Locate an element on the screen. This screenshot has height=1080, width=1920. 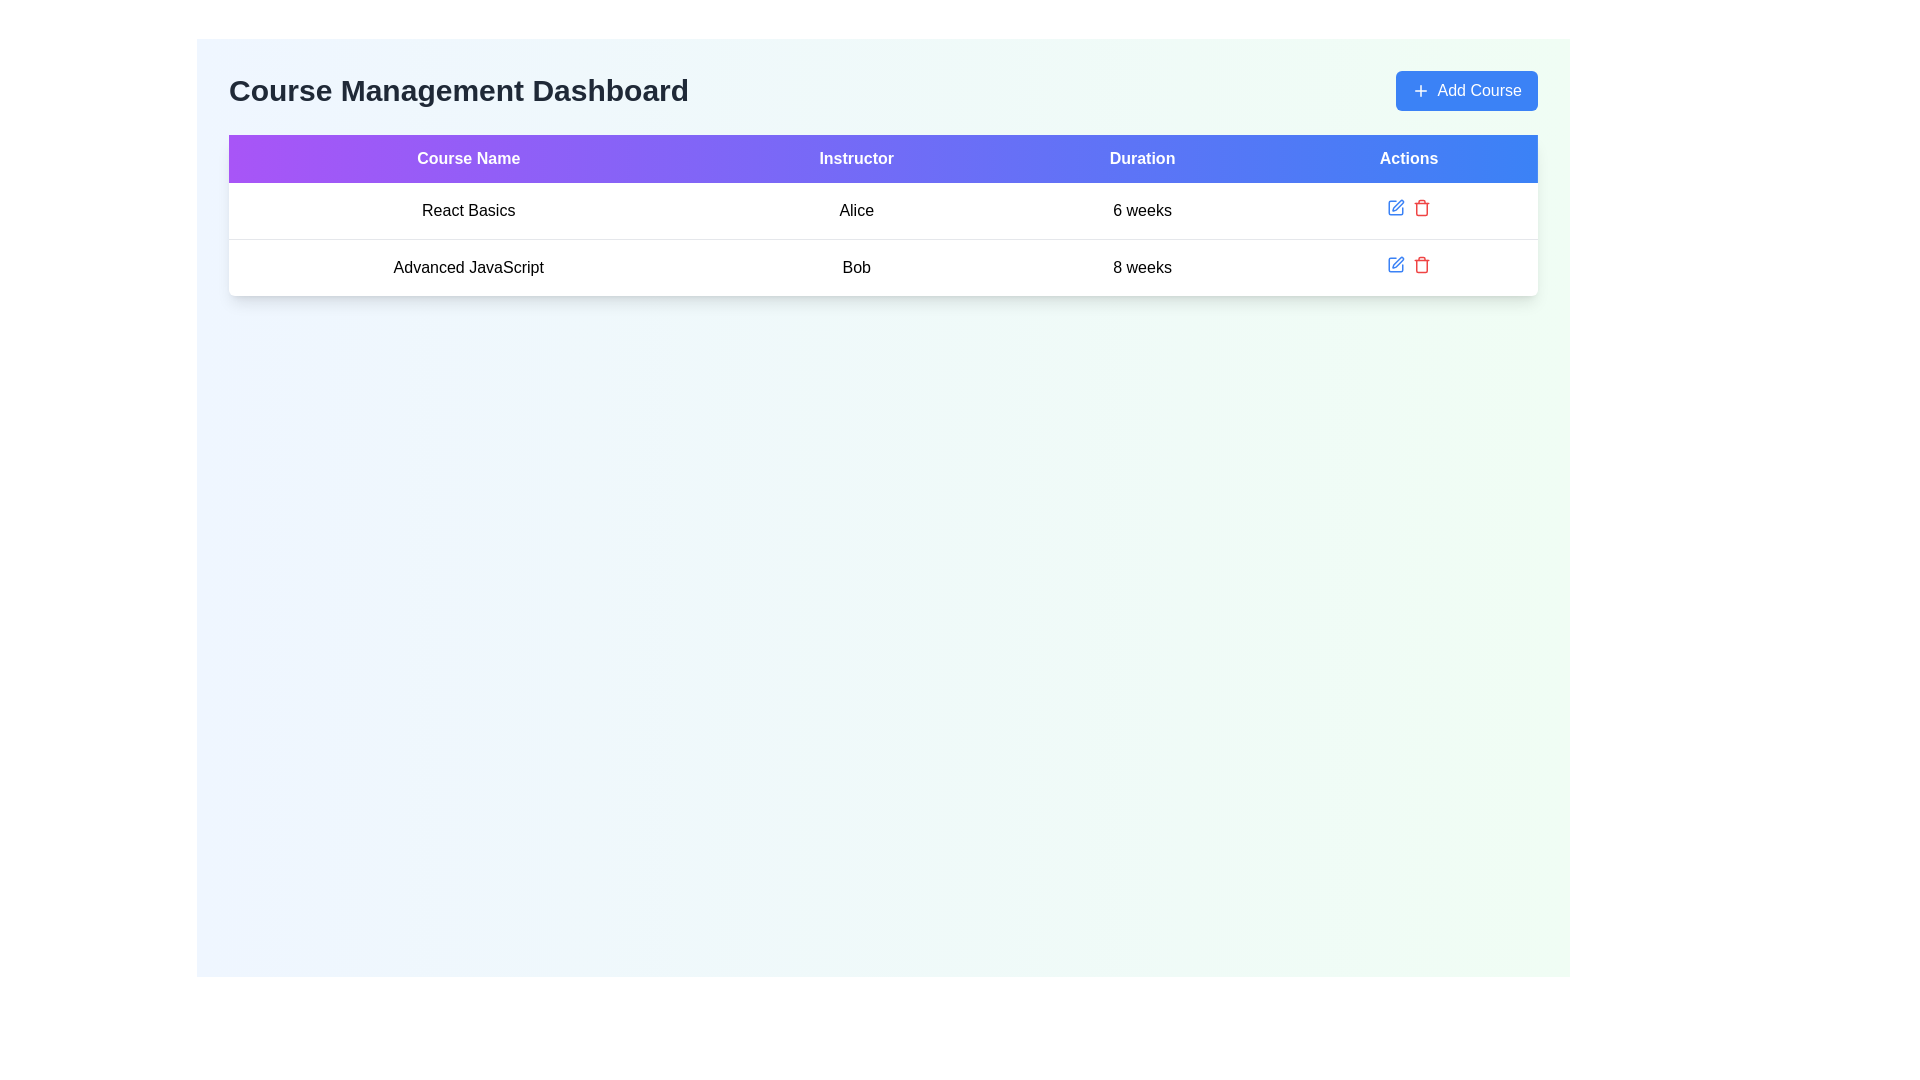
the small plus icon within the 'Add Course' button, which is located at the top-right corner of the interface is located at coordinates (1419, 91).